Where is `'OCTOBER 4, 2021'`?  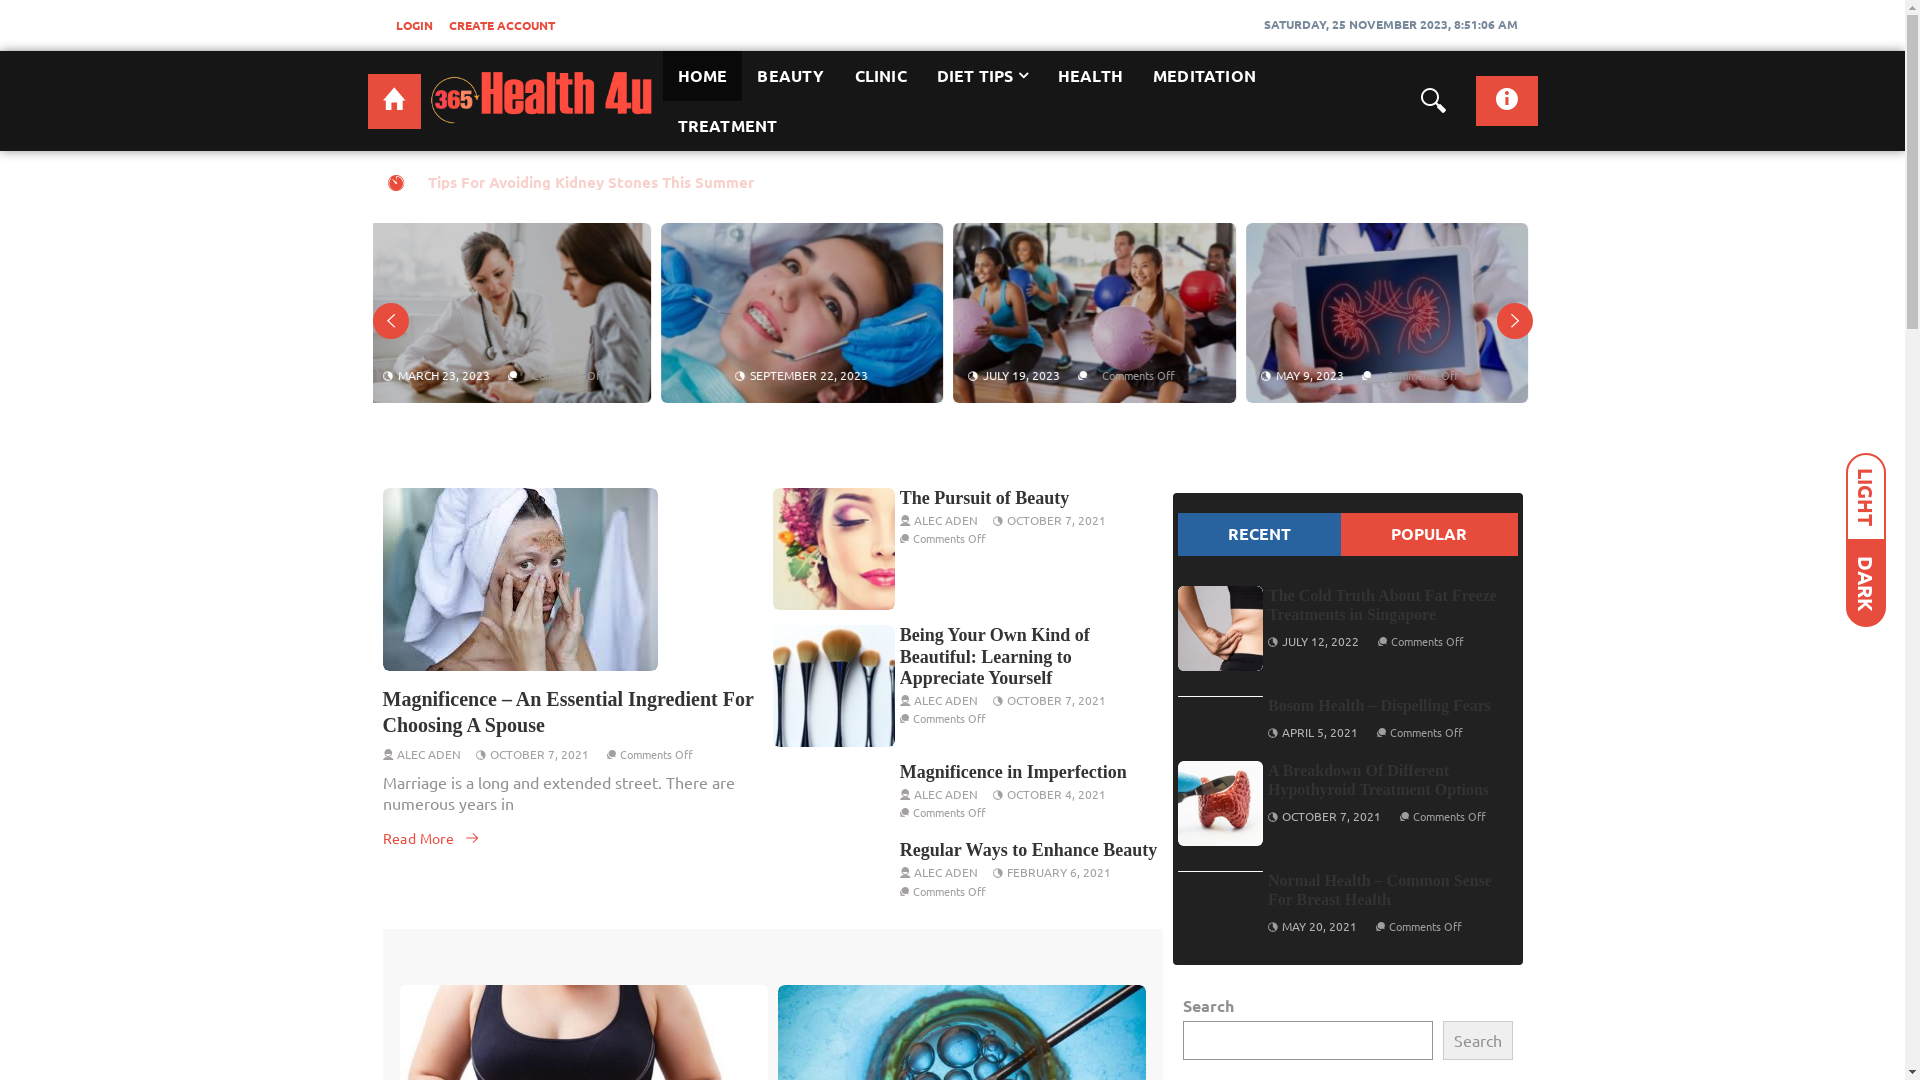 'OCTOBER 4, 2021' is located at coordinates (1055, 793).